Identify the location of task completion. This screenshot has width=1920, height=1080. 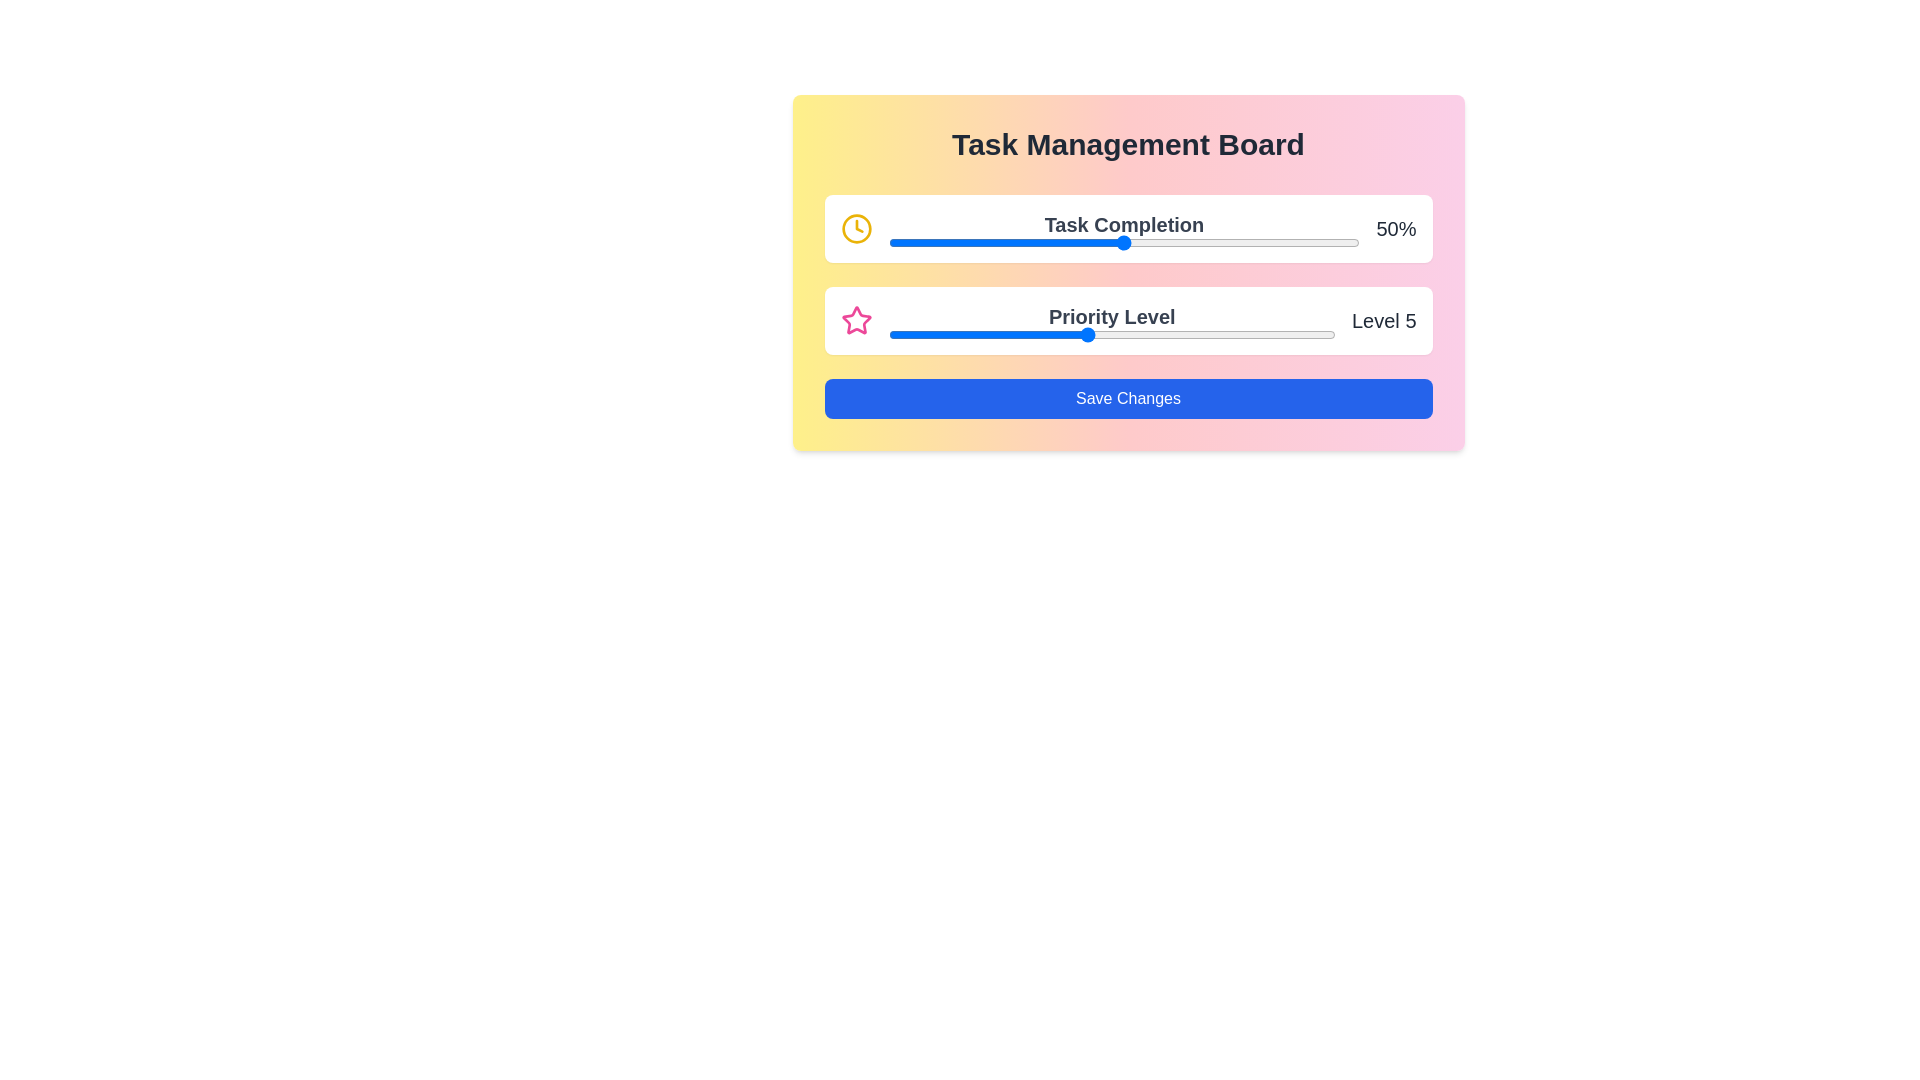
(887, 238).